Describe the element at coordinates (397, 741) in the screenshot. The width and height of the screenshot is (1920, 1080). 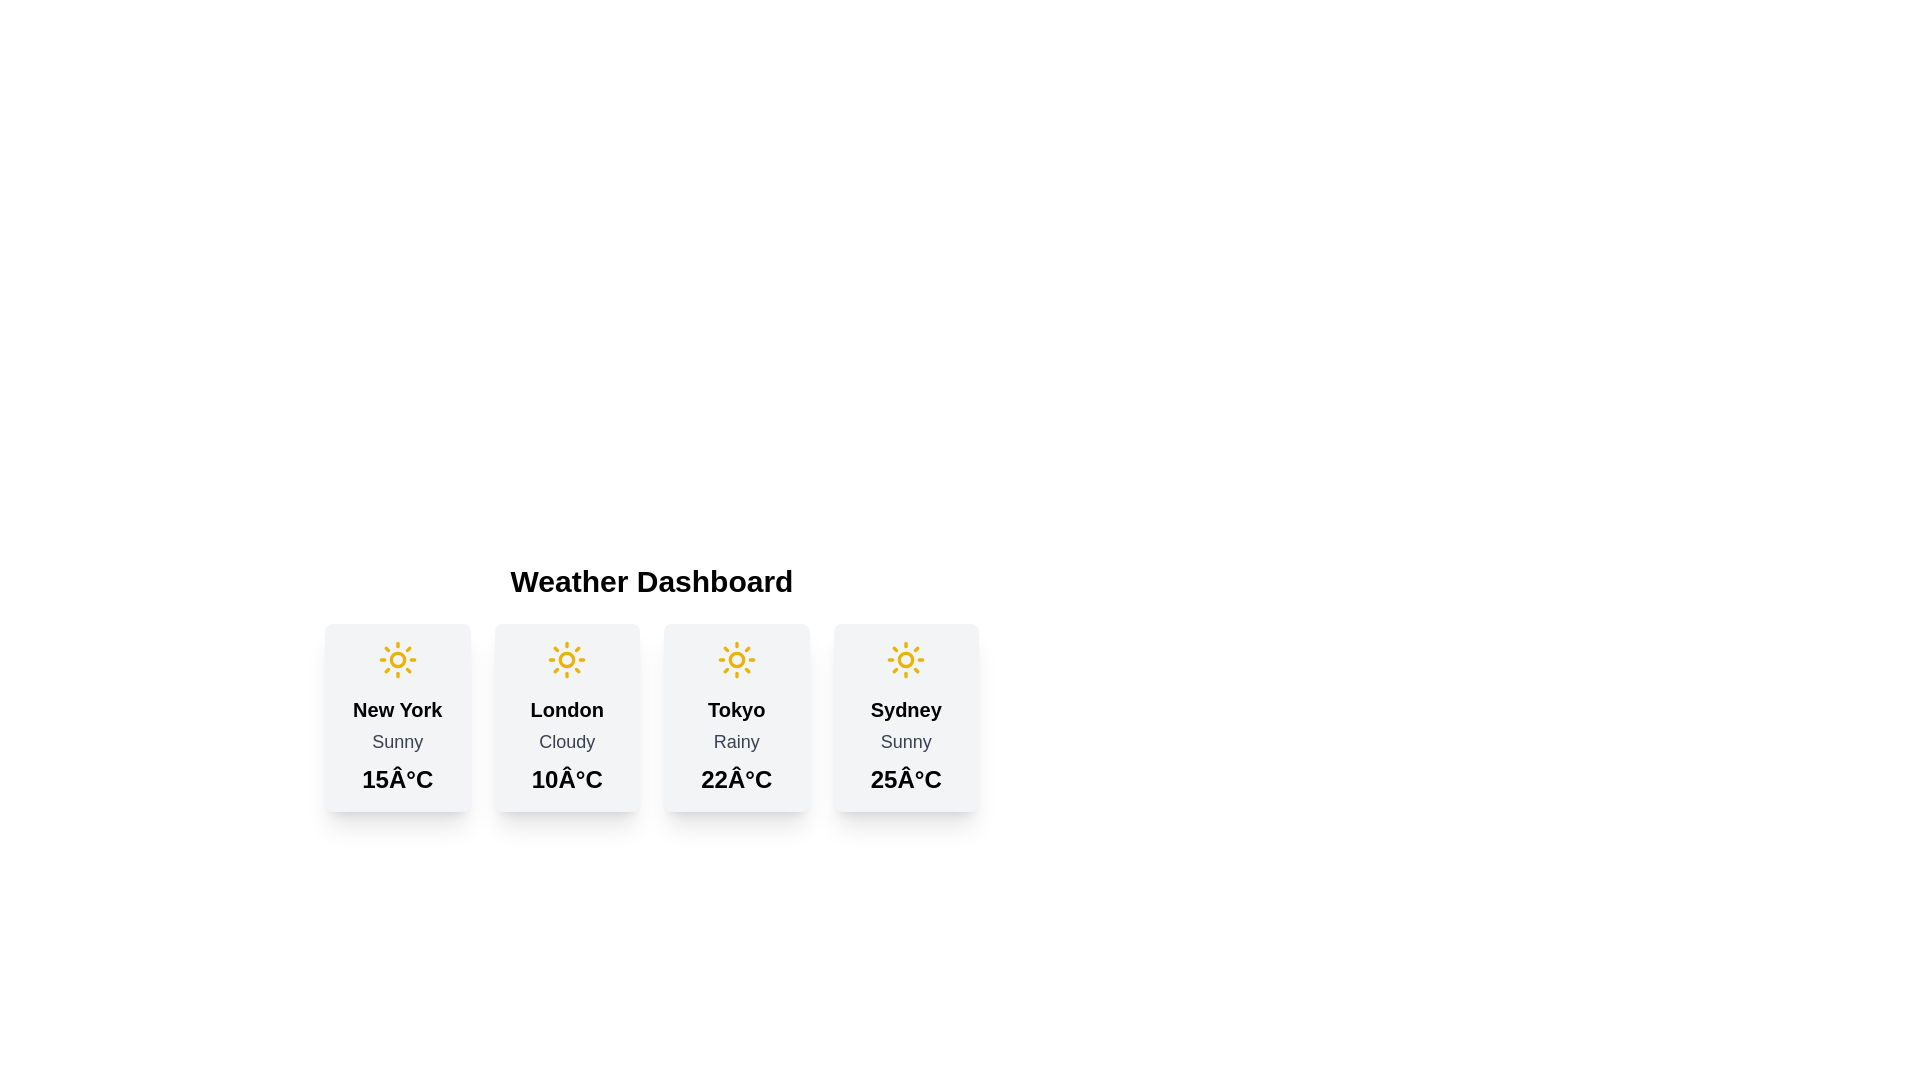
I see `the static text label displaying 'Sunny' in gray, which is located below the 'New York' heading and above the '15°C' temperature label` at that location.